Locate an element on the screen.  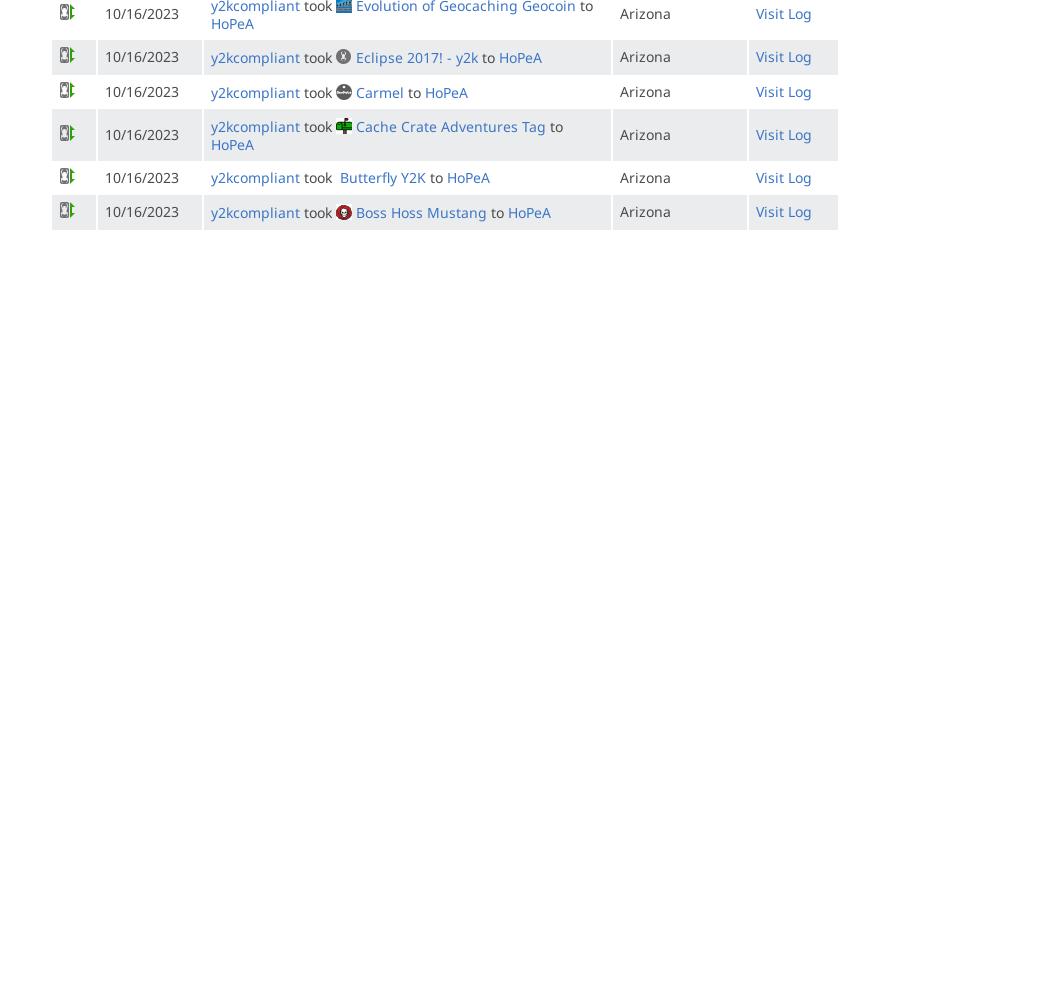
'Cache Crate Adventures Tag' is located at coordinates (450, 125).